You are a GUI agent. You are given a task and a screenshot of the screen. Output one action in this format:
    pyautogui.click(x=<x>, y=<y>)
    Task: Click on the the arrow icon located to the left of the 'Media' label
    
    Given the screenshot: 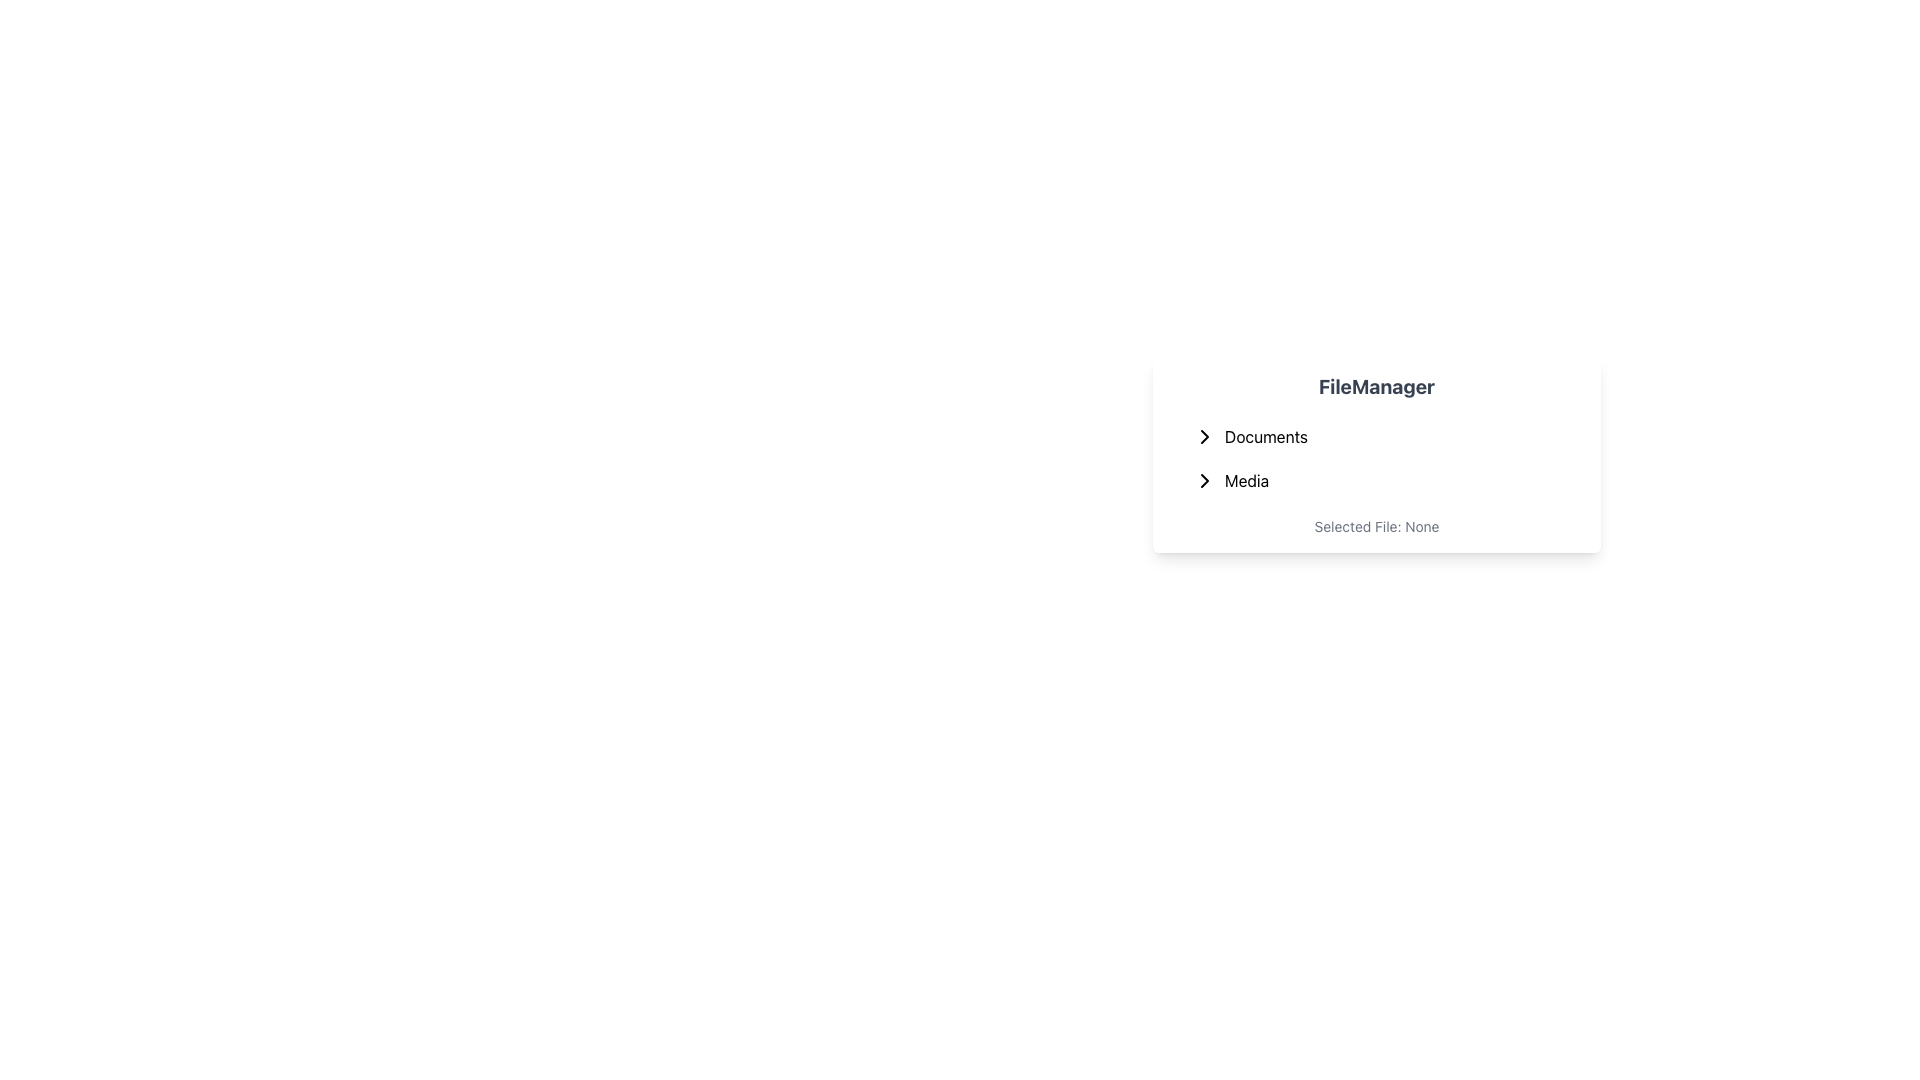 What is the action you would take?
    pyautogui.click(x=1203, y=481)
    